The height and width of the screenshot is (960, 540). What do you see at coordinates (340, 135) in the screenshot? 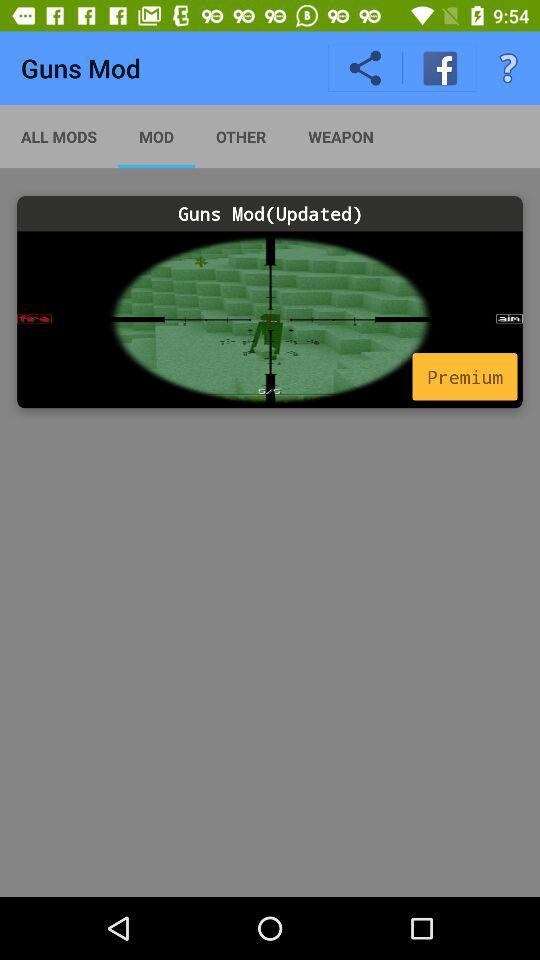
I see `item above guns mod(updated) icon` at bounding box center [340, 135].